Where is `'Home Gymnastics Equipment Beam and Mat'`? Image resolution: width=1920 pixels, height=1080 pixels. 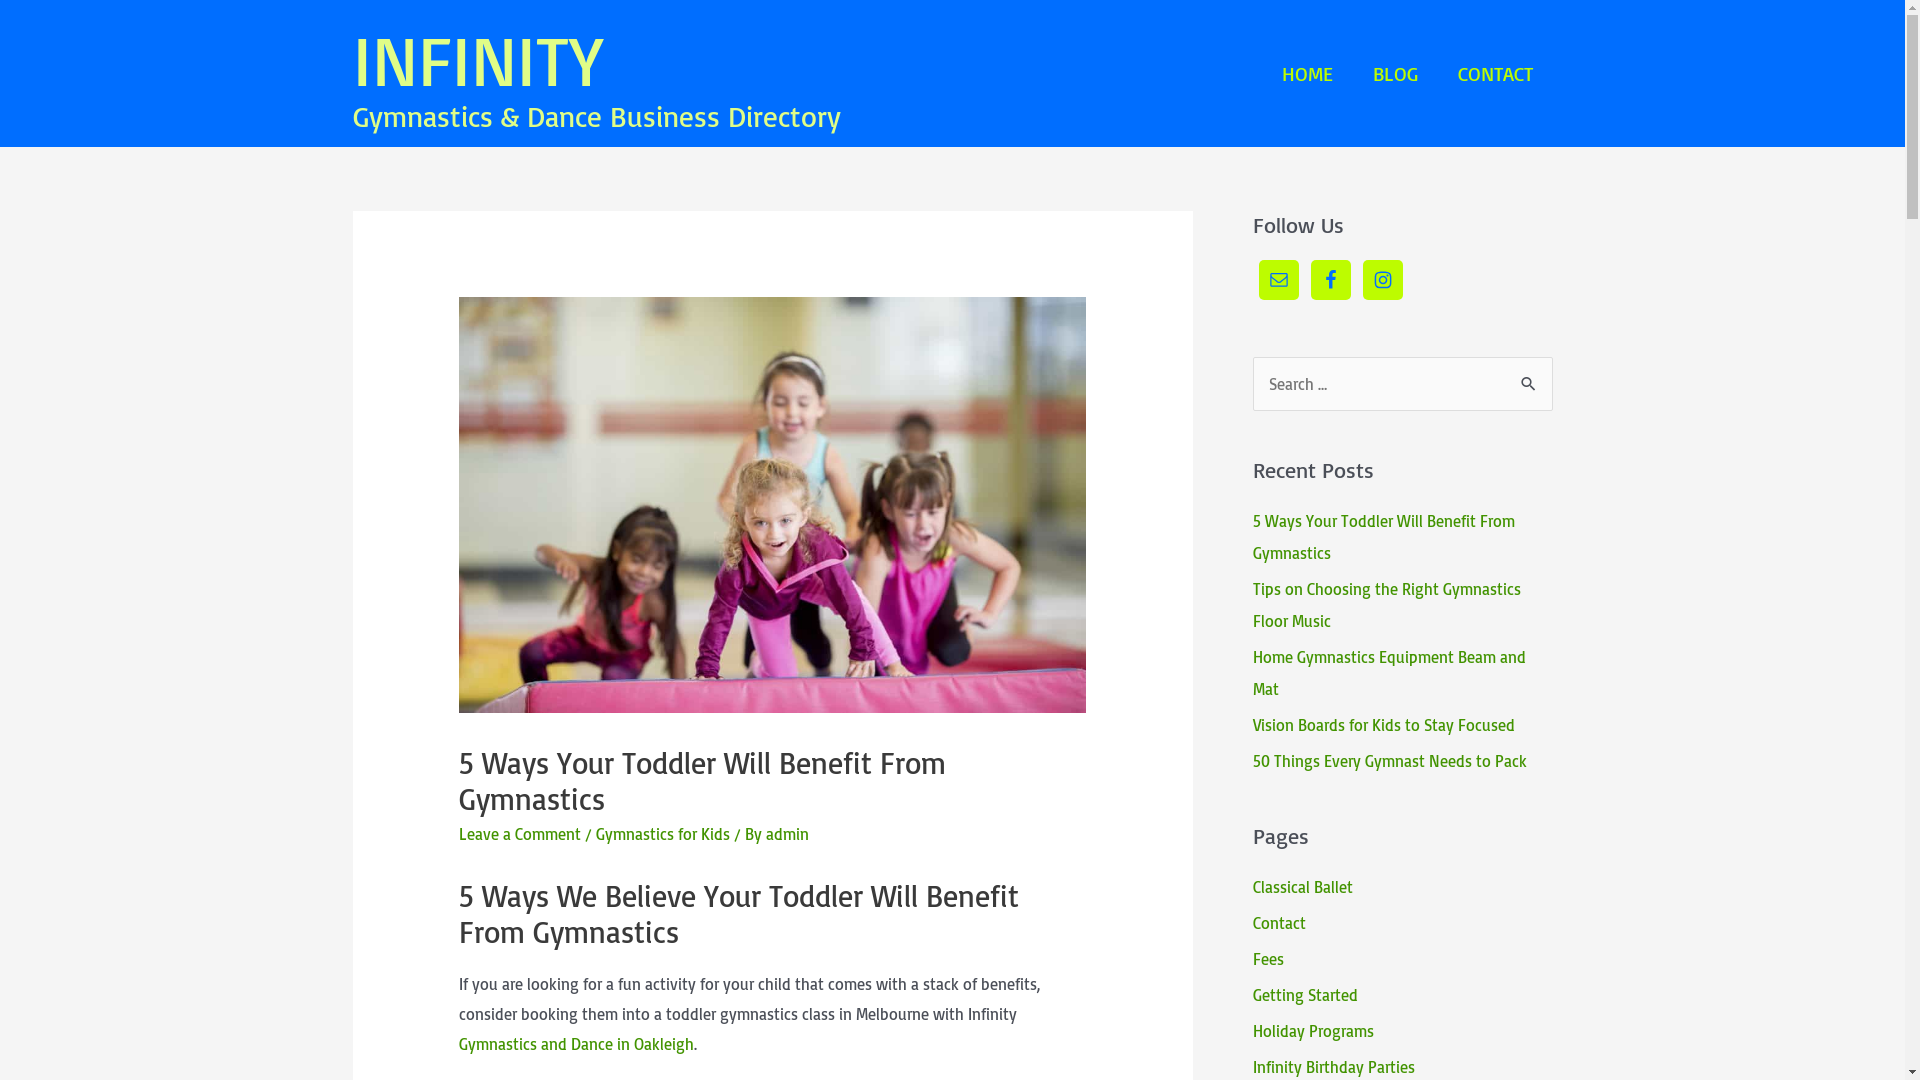
'Home Gymnastics Equipment Beam and Mat' is located at coordinates (1387, 672).